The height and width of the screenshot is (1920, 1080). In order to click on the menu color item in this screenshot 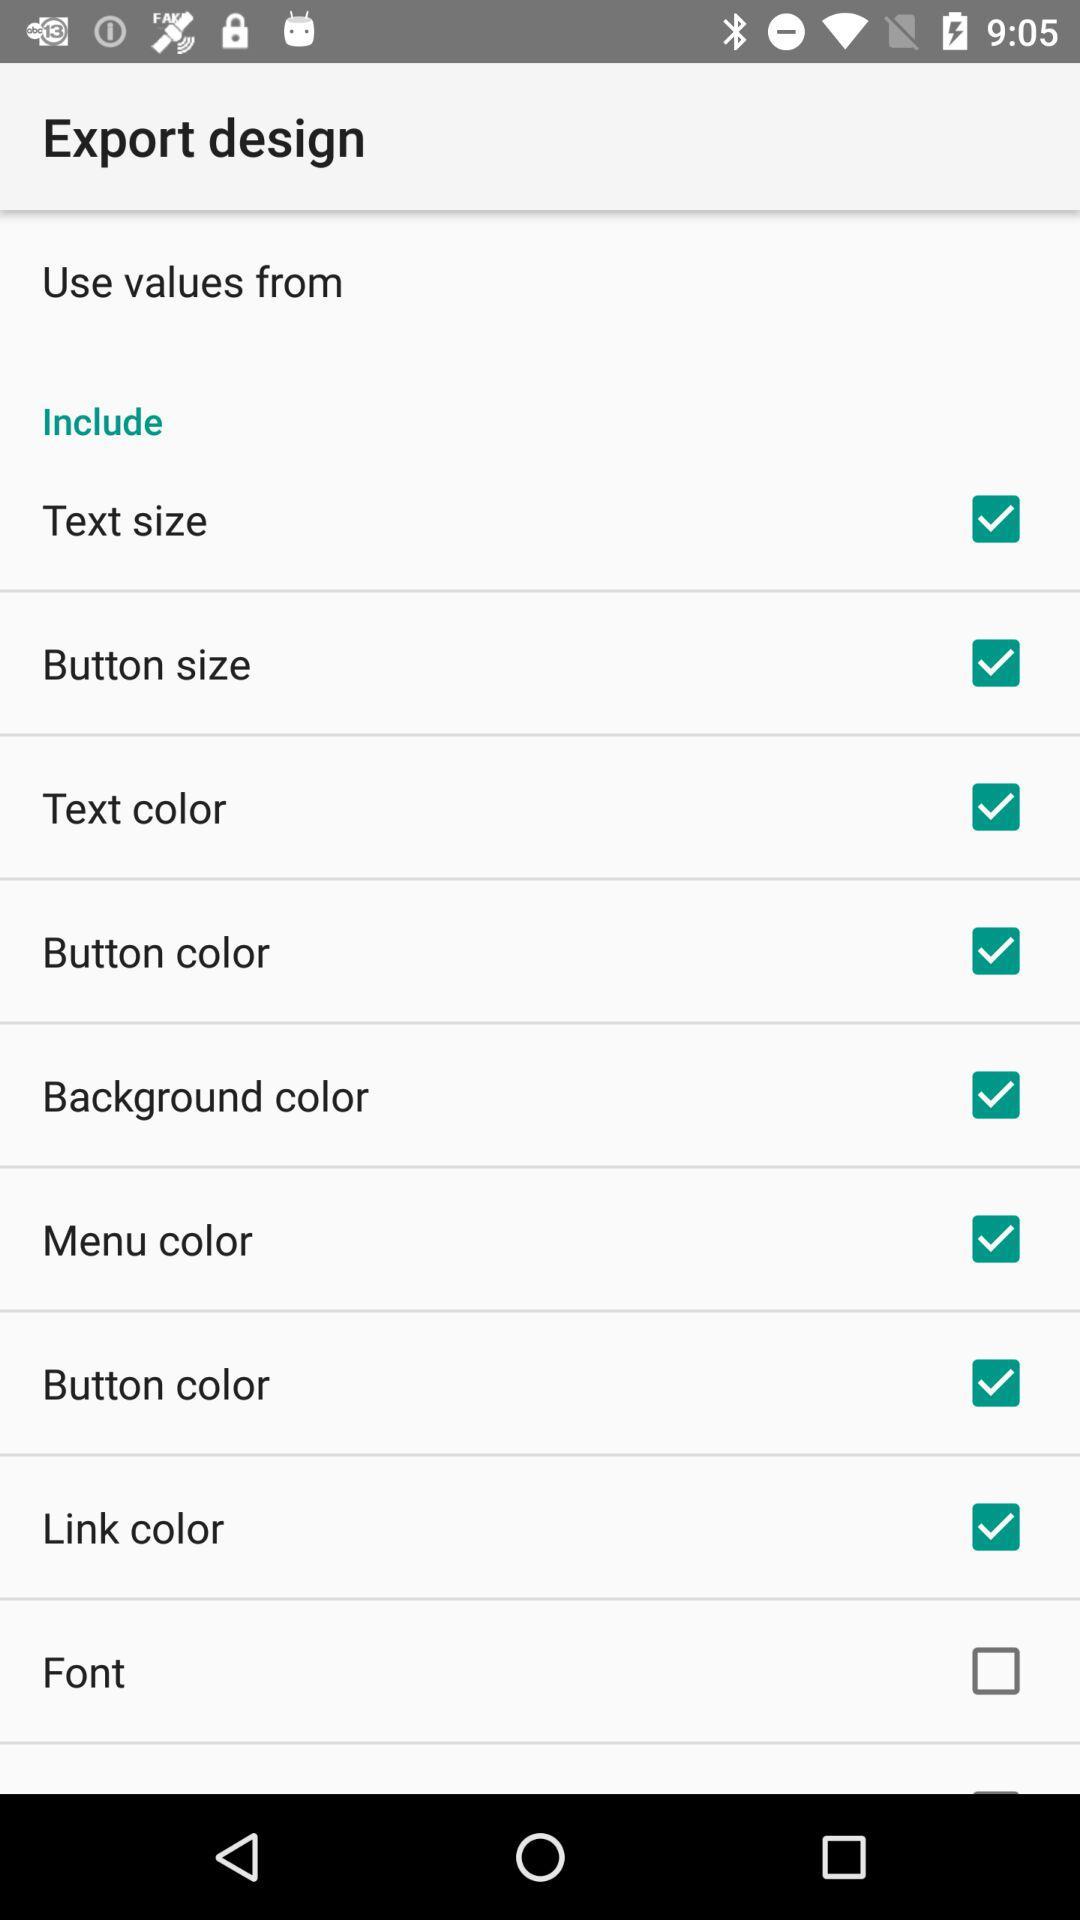, I will do `click(146, 1237)`.